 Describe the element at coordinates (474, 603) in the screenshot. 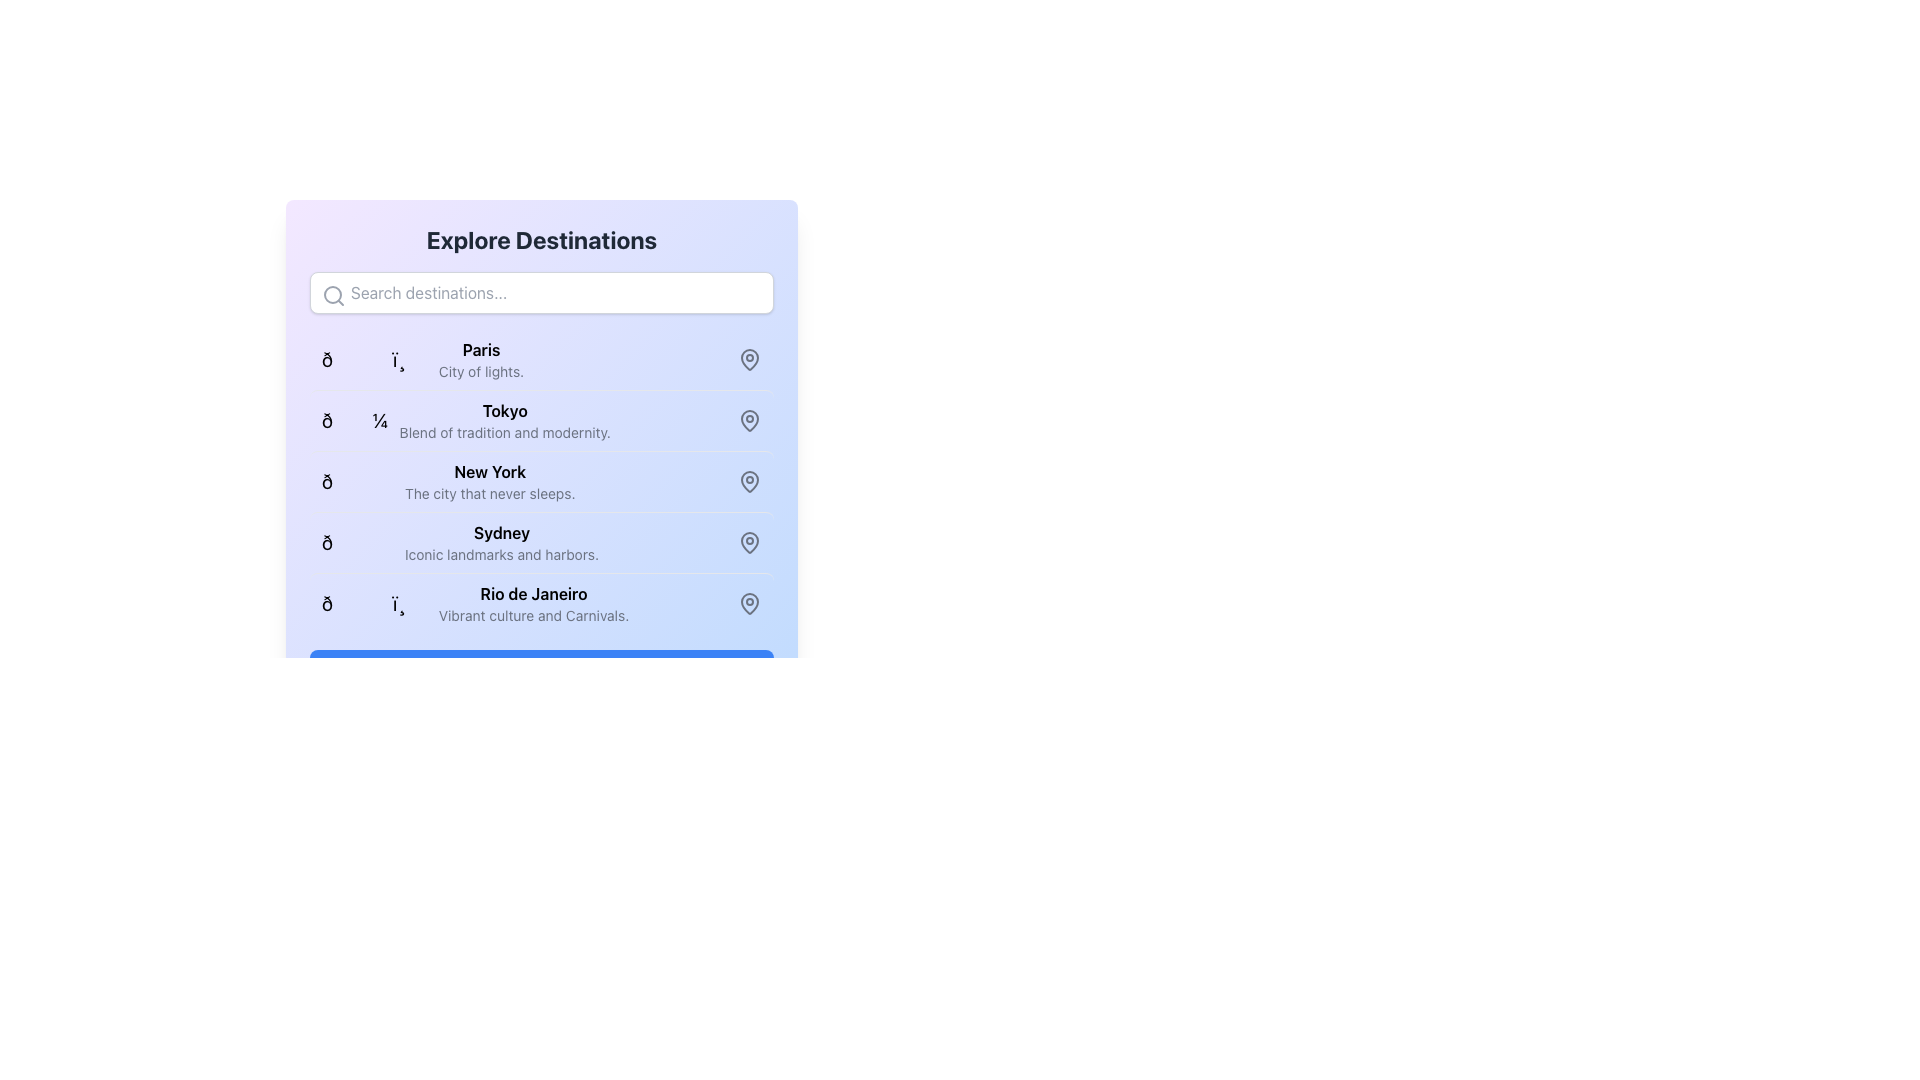

I see `the list item for 'Rio de Janeiro', which is positioned in the fifth row of the destination list` at that location.